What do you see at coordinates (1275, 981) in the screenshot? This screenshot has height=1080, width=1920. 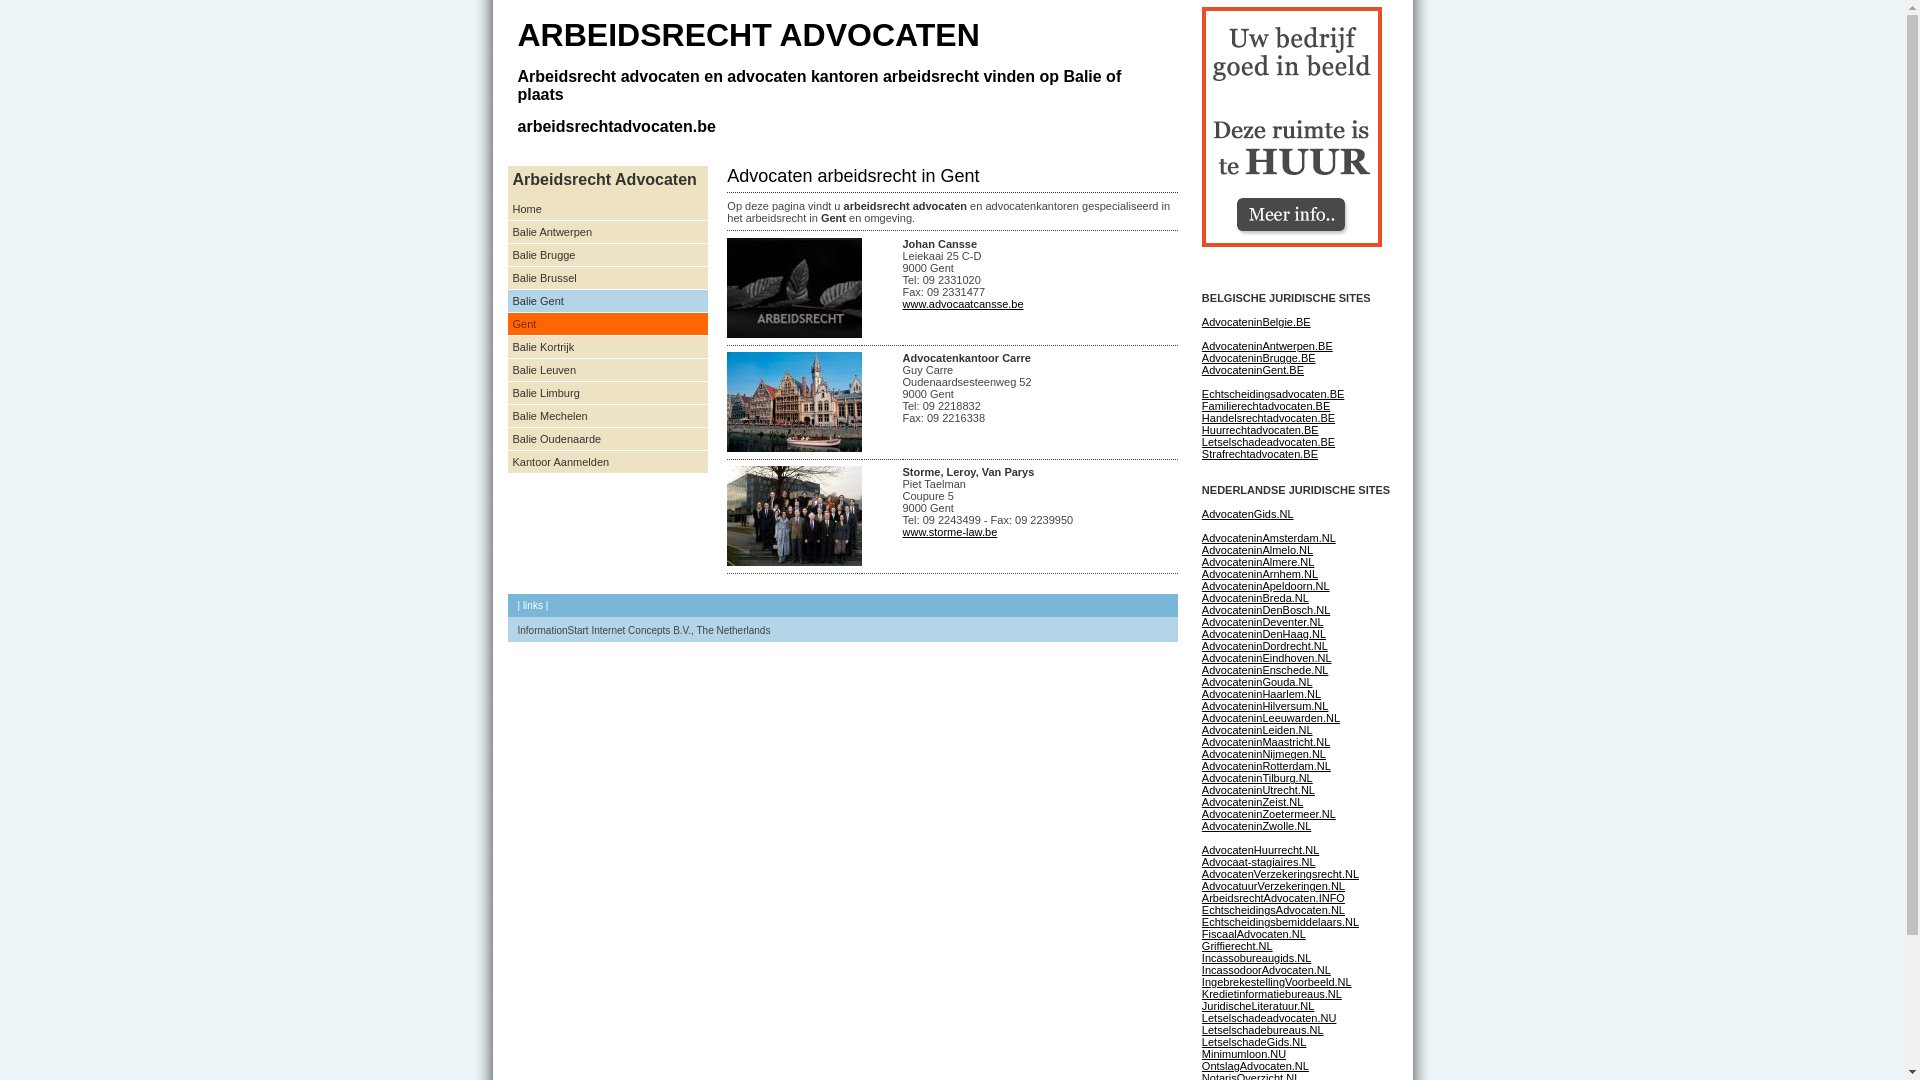 I see `'IngebrekestellingVoorbeeld.NL'` at bounding box center [1275, 981].